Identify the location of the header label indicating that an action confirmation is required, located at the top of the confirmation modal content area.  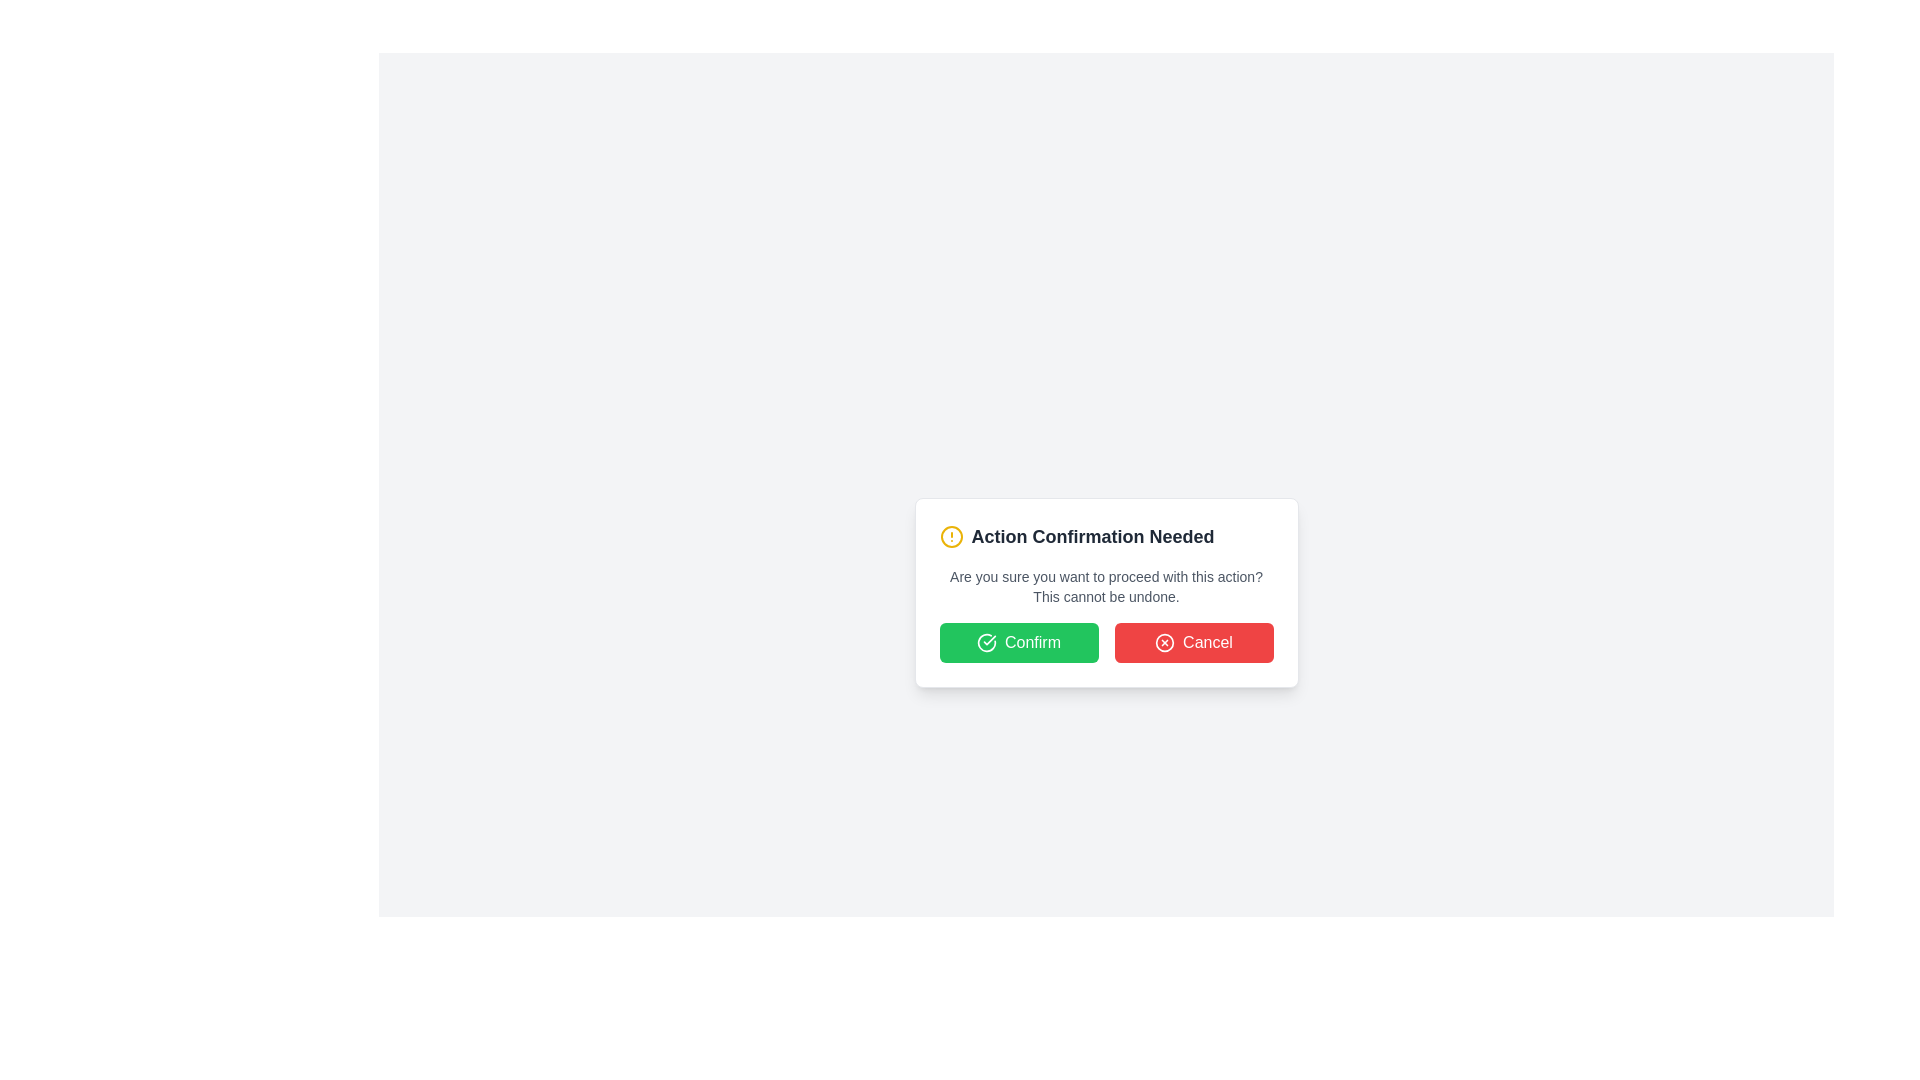
(1105, 535).